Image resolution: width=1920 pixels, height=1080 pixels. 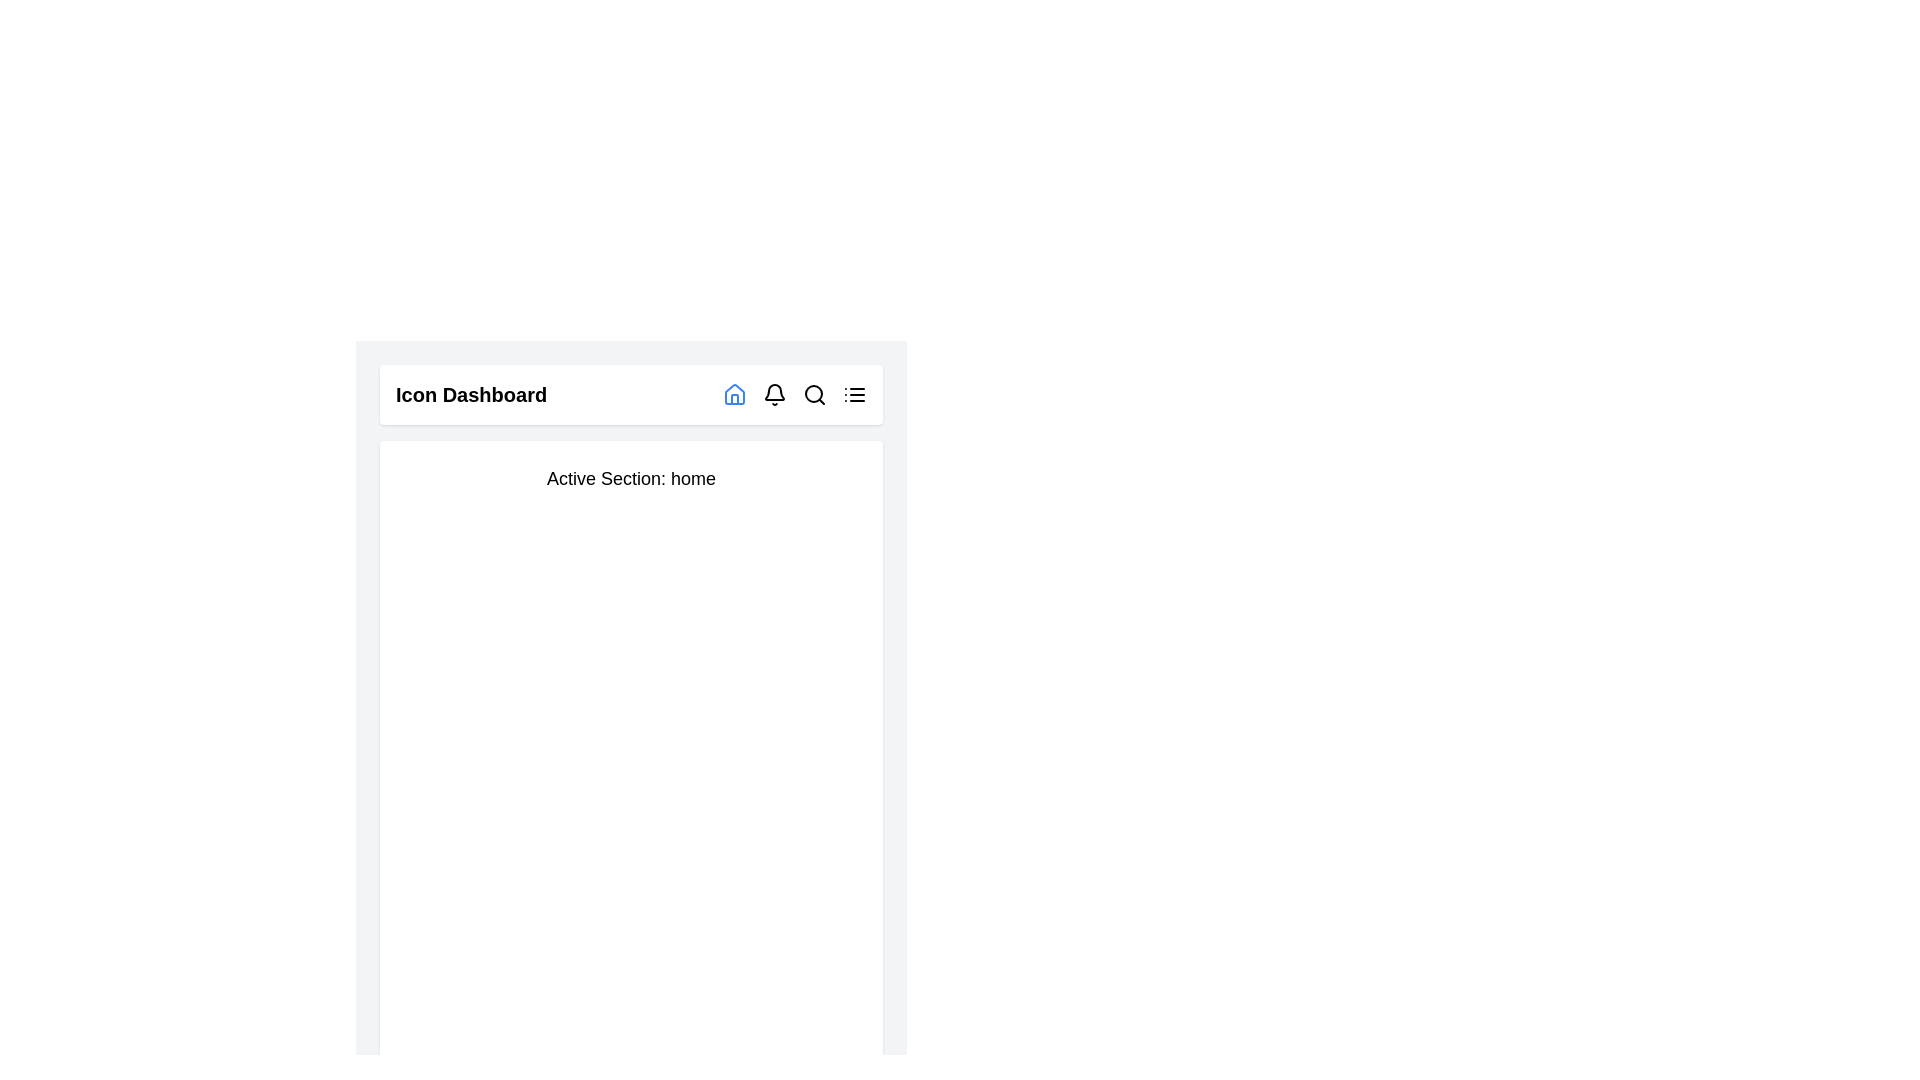 I want to click on the doorway element of the house icon located in the top navigation bar, which is positioned to the left of the bell icon and the magnifying glass icon, so click(x=733, y=399).